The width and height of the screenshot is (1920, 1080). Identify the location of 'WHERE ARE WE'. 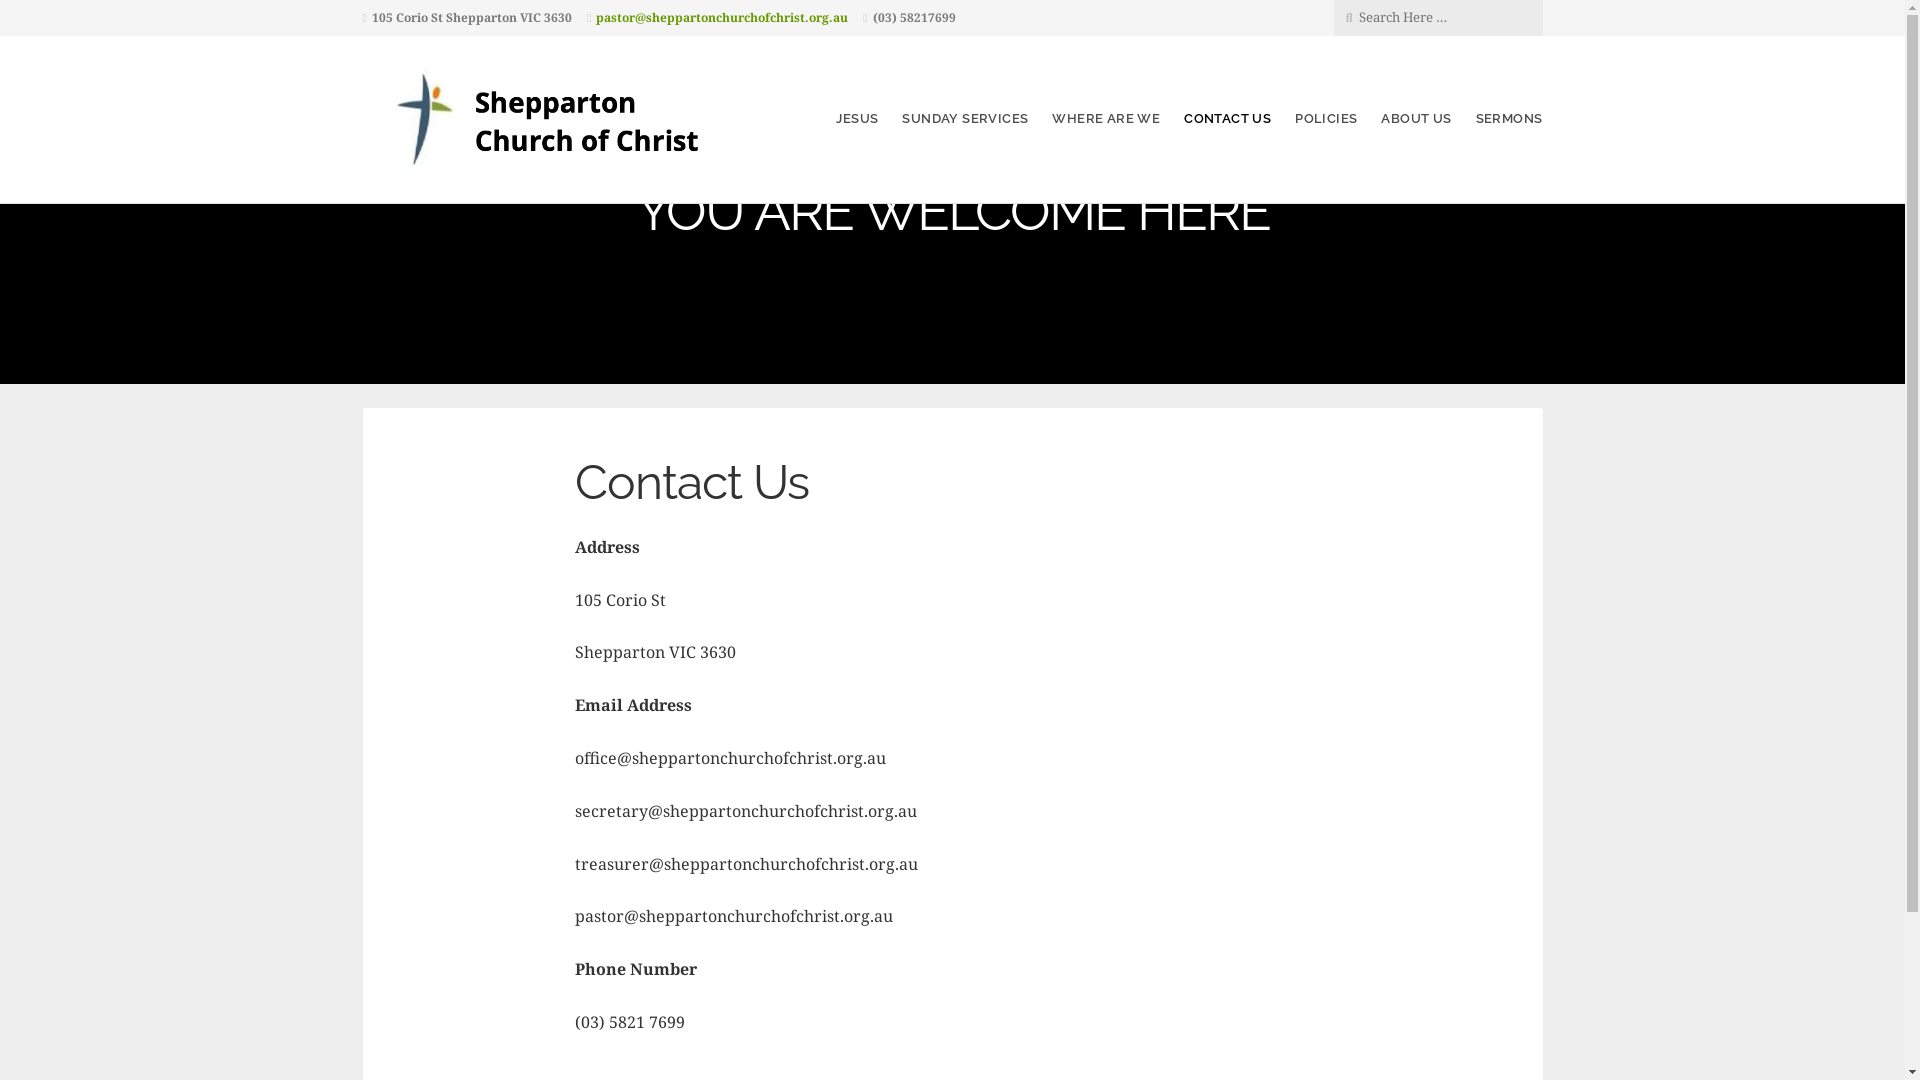
(1050, 118).